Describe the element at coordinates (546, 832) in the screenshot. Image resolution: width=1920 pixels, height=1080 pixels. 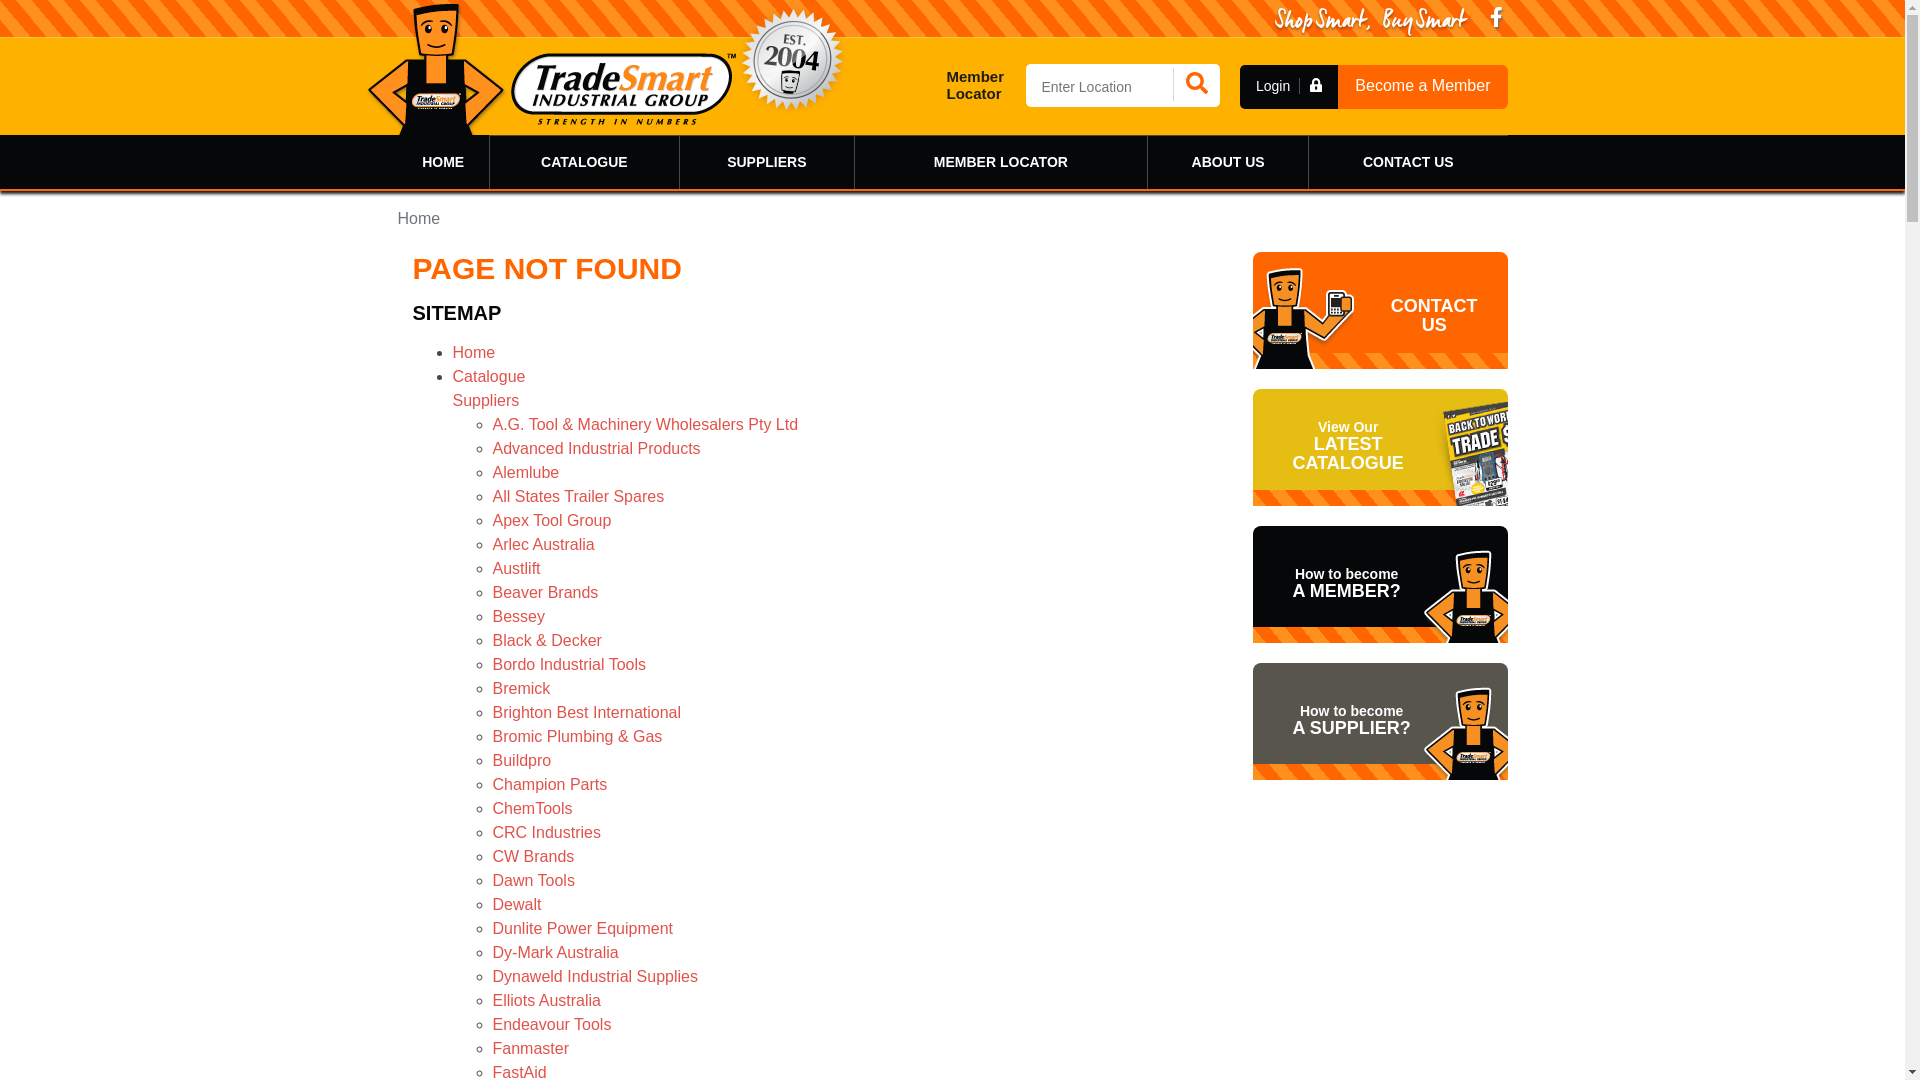
I see `'CRC Industries'` at that location.